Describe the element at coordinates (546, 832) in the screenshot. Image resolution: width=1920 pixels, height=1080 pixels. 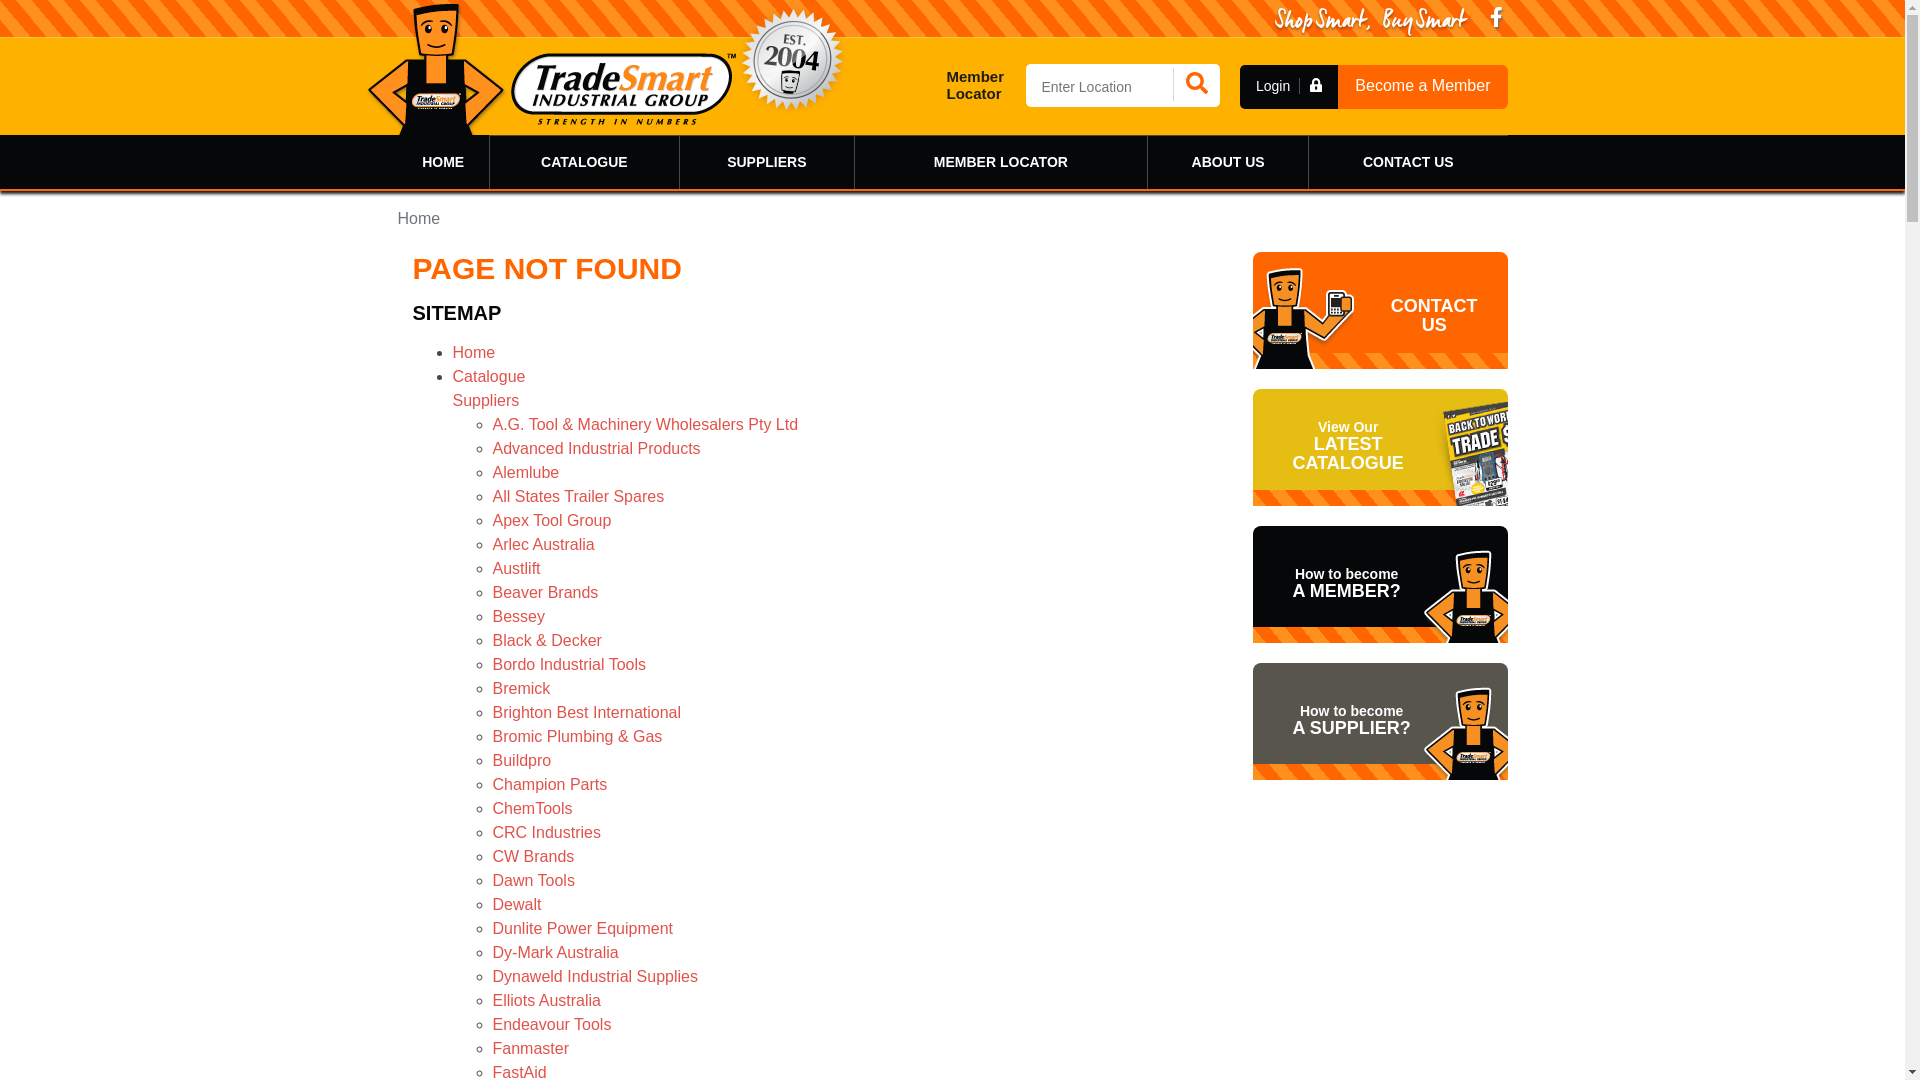
I see `'CRC Industries'` at that location.